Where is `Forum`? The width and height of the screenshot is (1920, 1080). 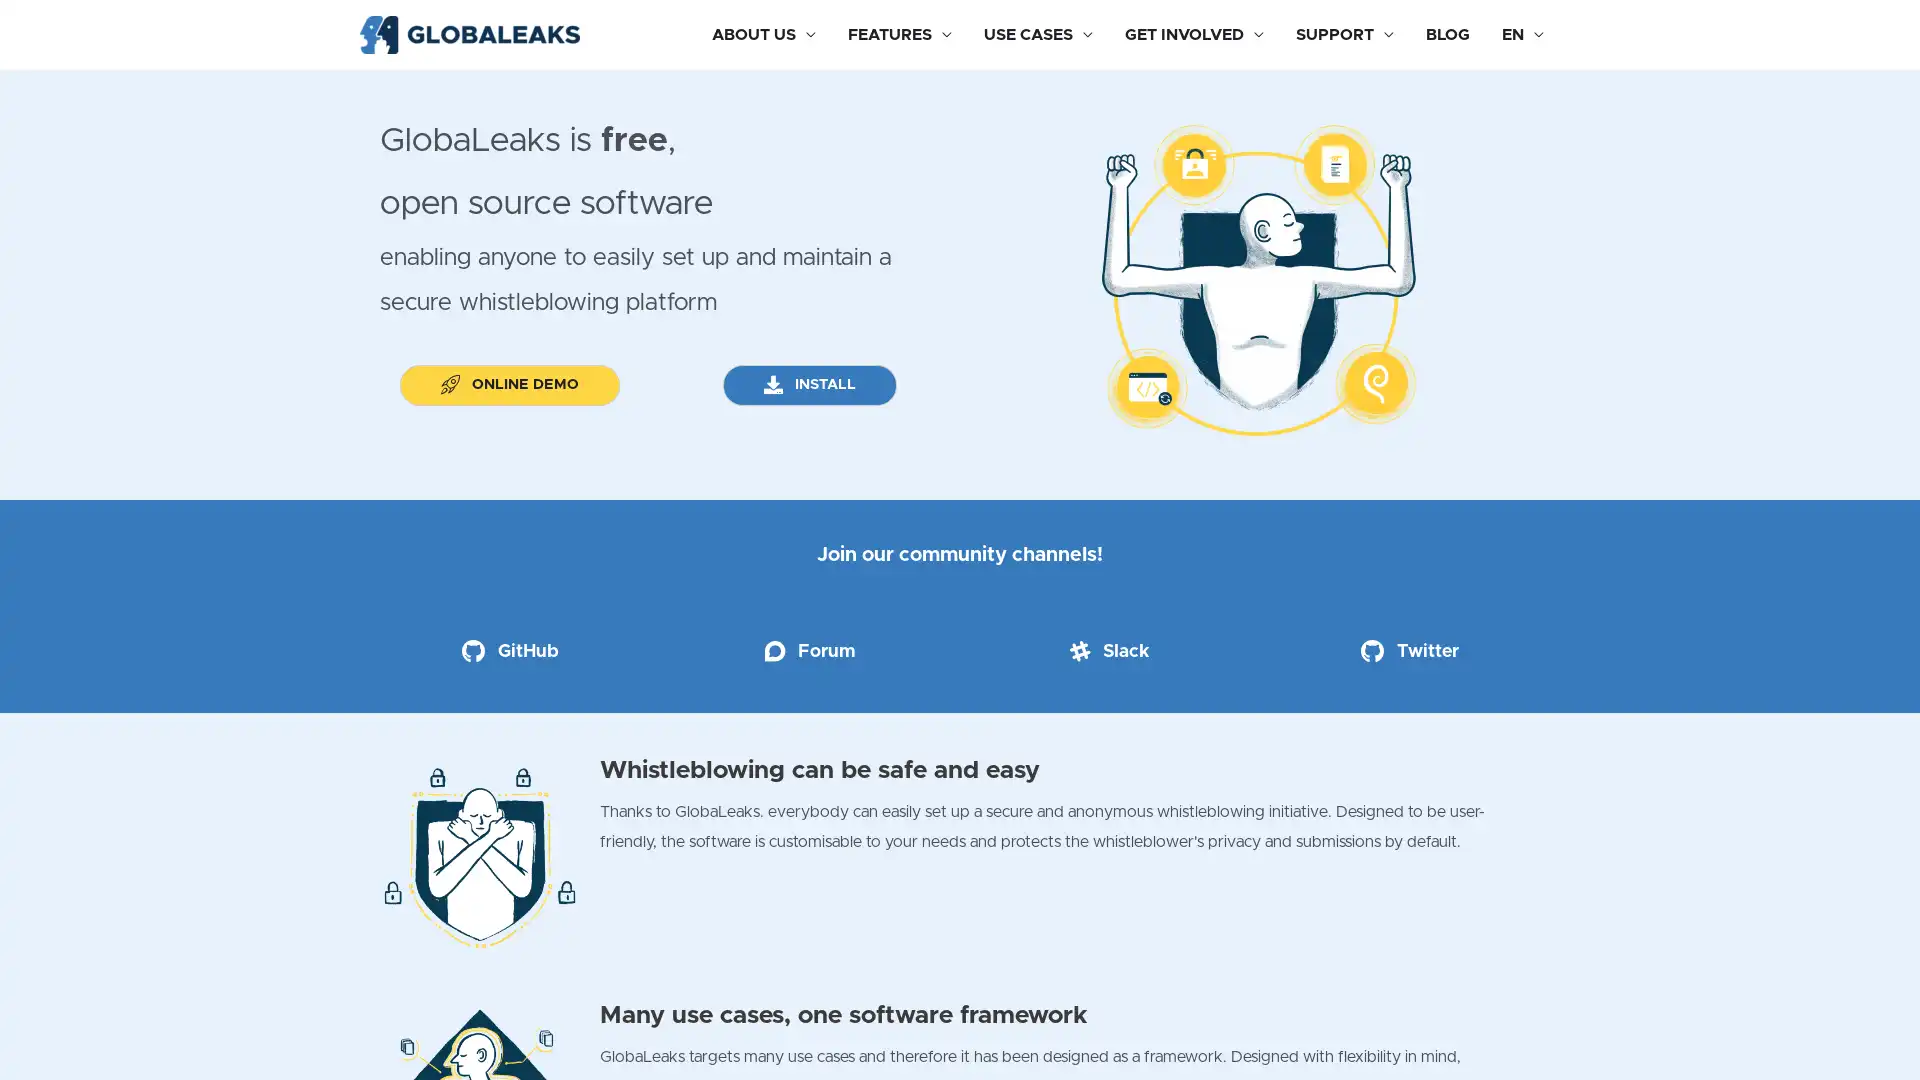
Forum is located at coordinates (810, 651).